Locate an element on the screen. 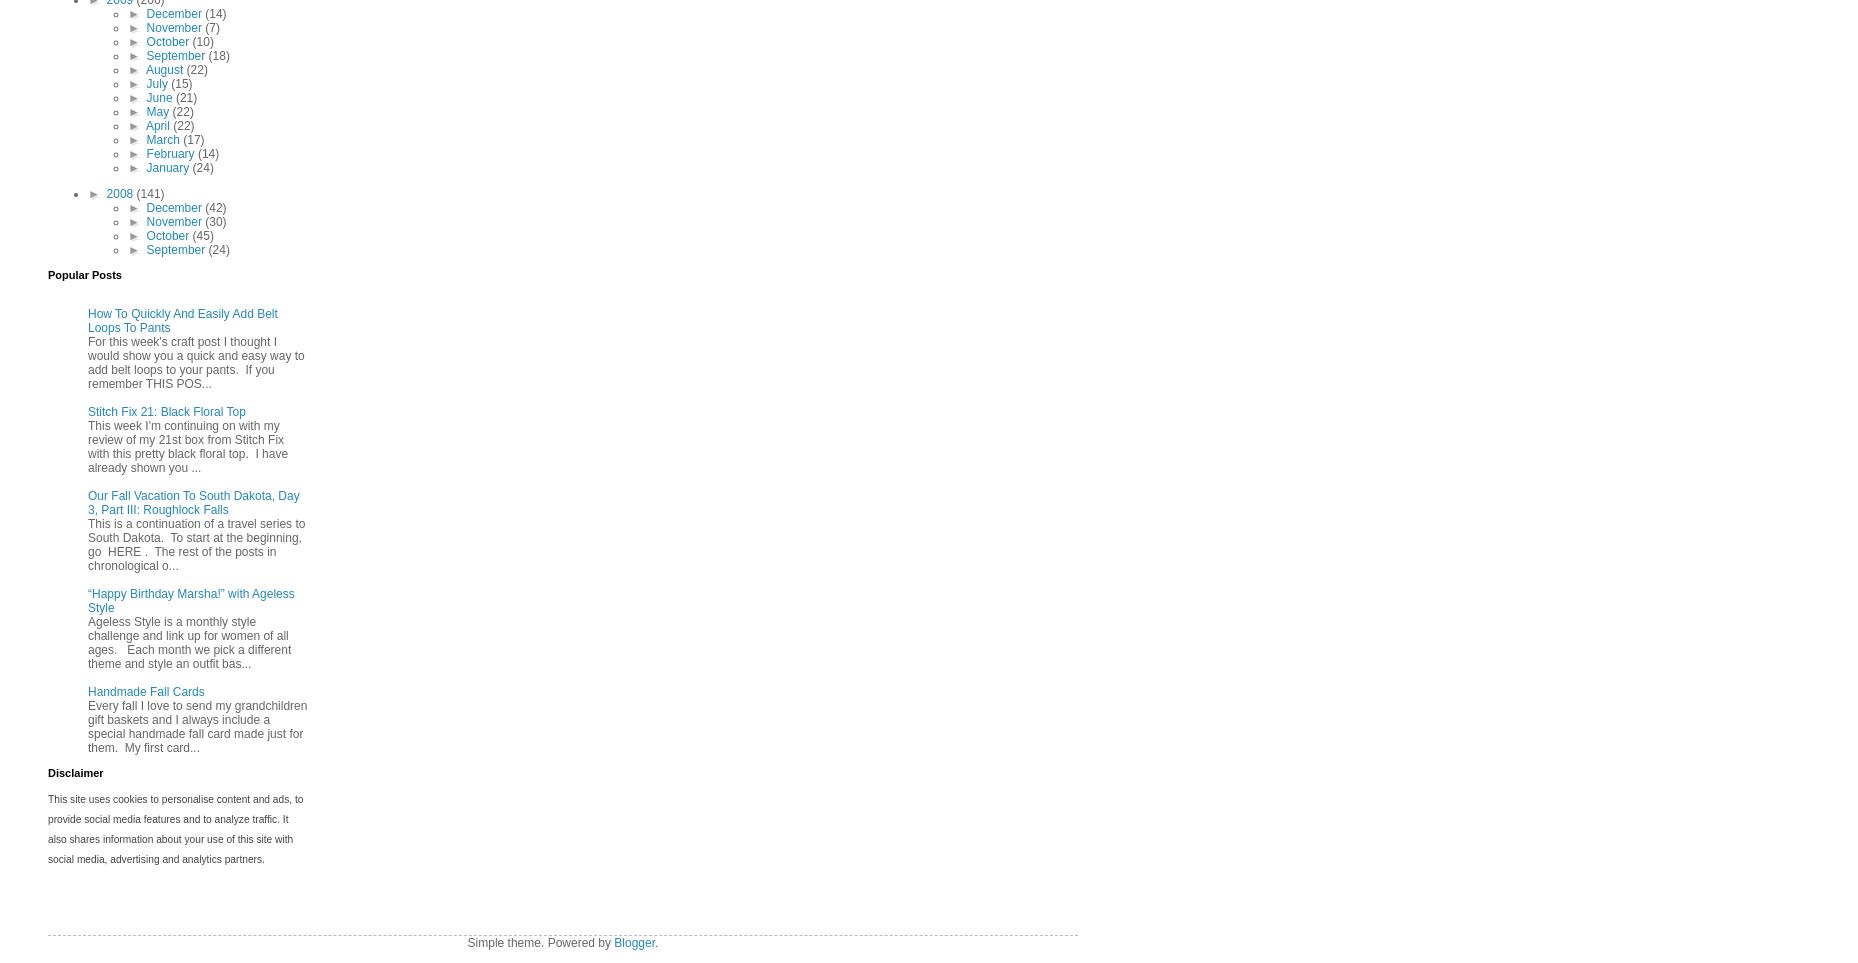  'Stitch Fix 21:  Black Floral Top' is located at coordinates (166, 411).